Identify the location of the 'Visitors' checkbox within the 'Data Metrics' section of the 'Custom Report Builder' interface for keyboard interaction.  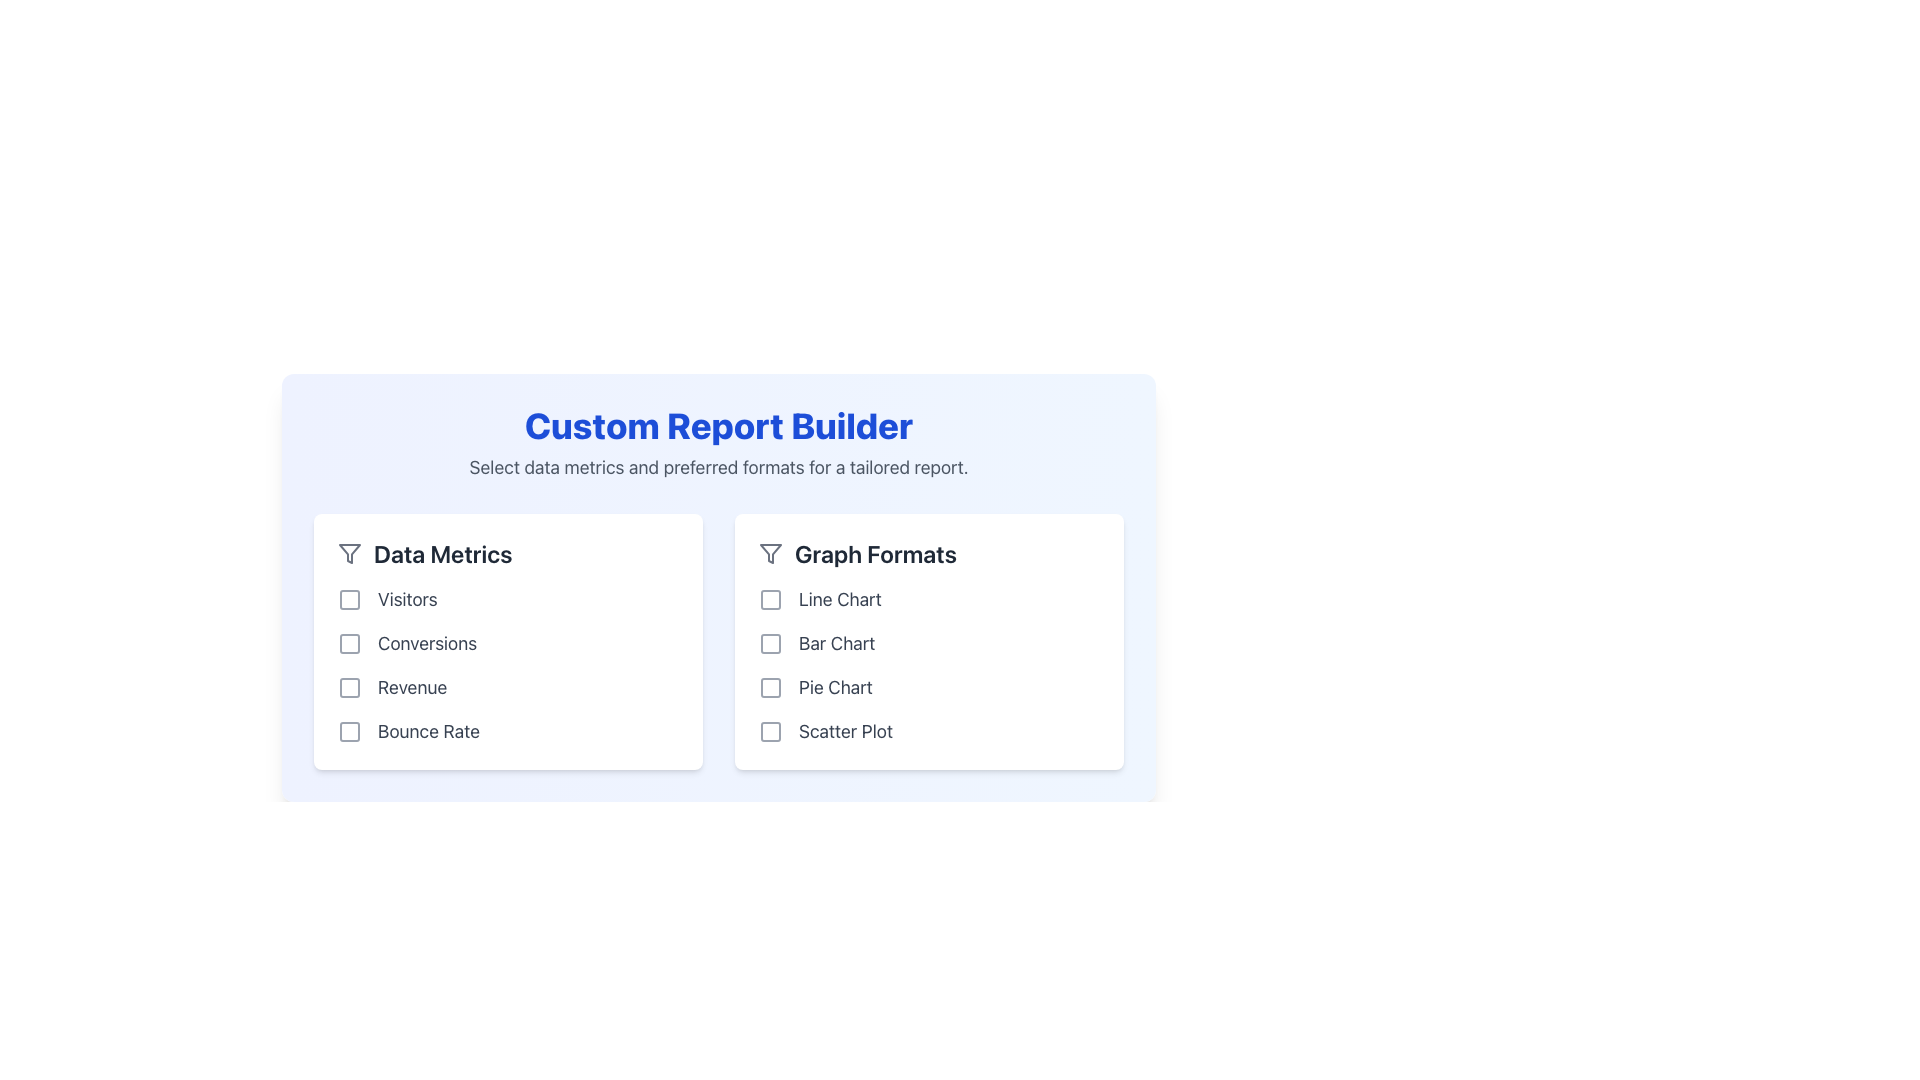
(350, 599).